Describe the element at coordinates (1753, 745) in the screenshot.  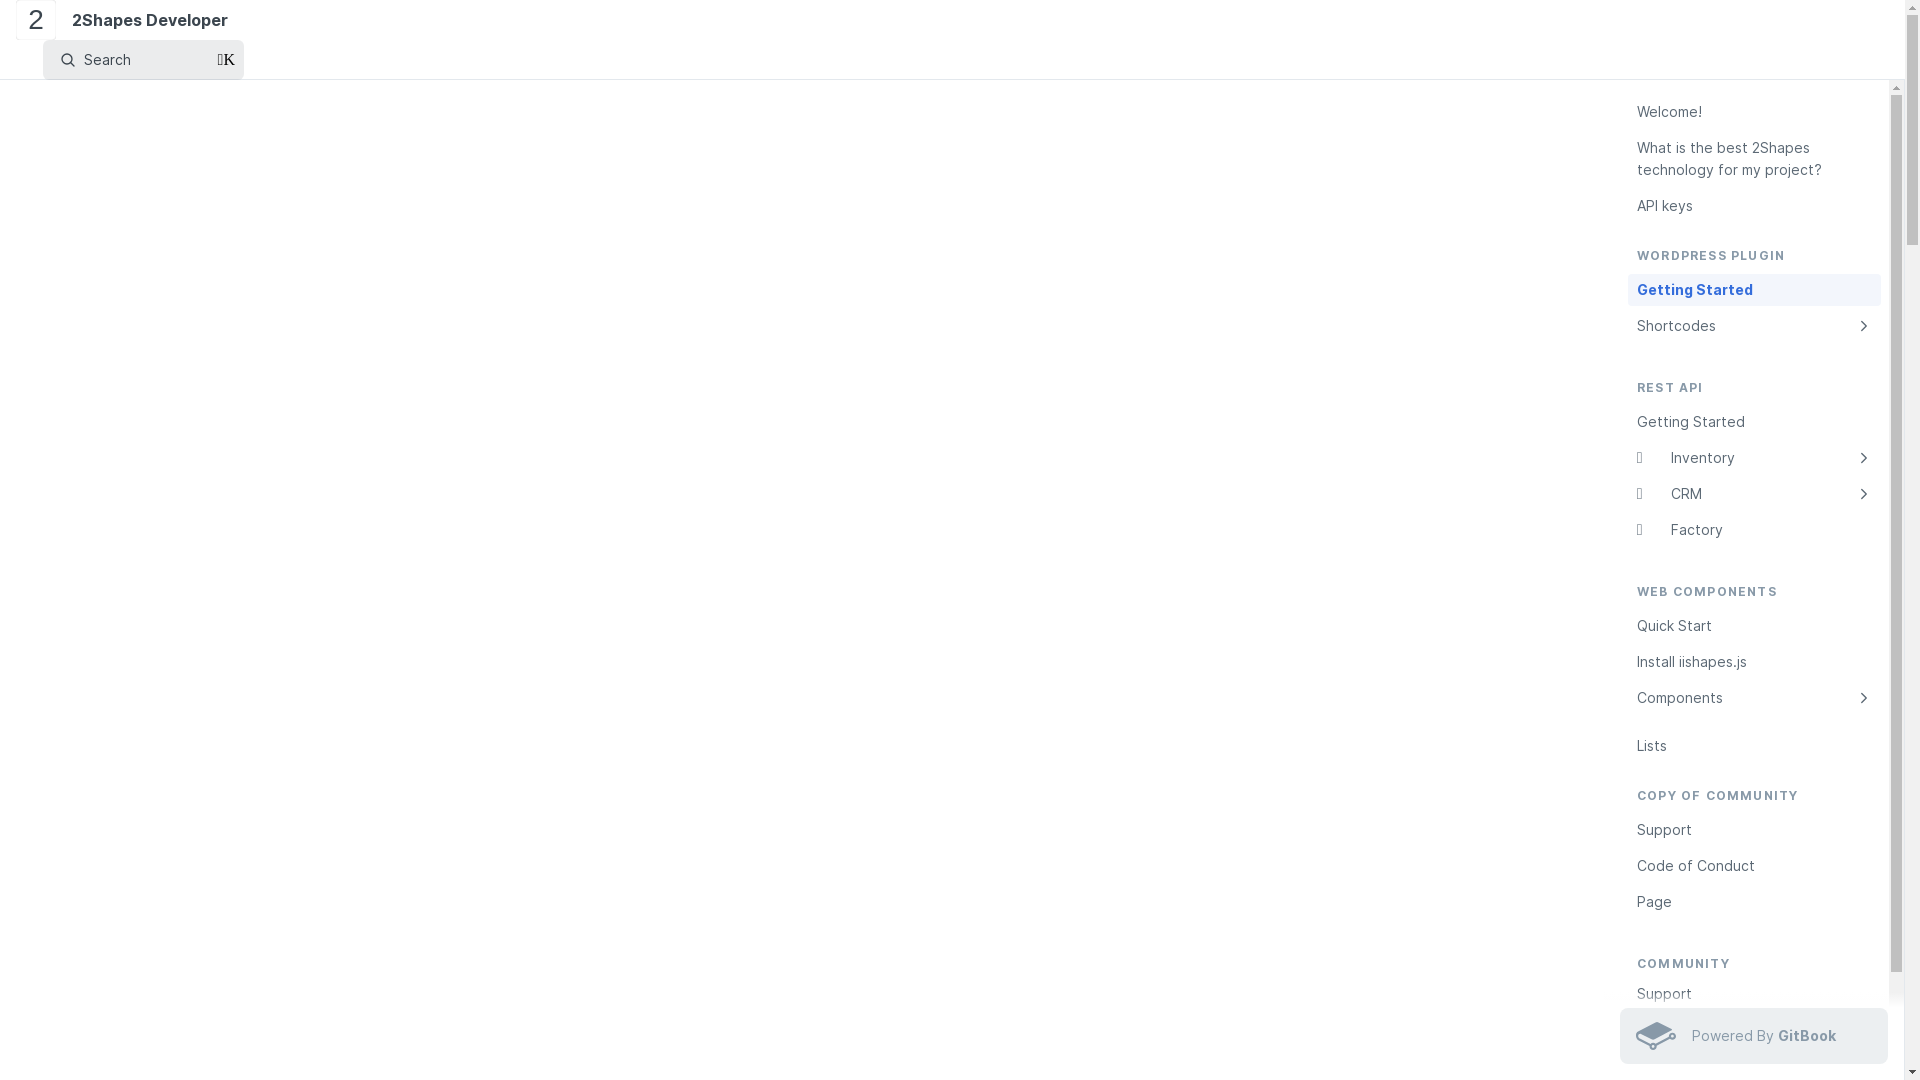
I see `'Lists'` at that location.